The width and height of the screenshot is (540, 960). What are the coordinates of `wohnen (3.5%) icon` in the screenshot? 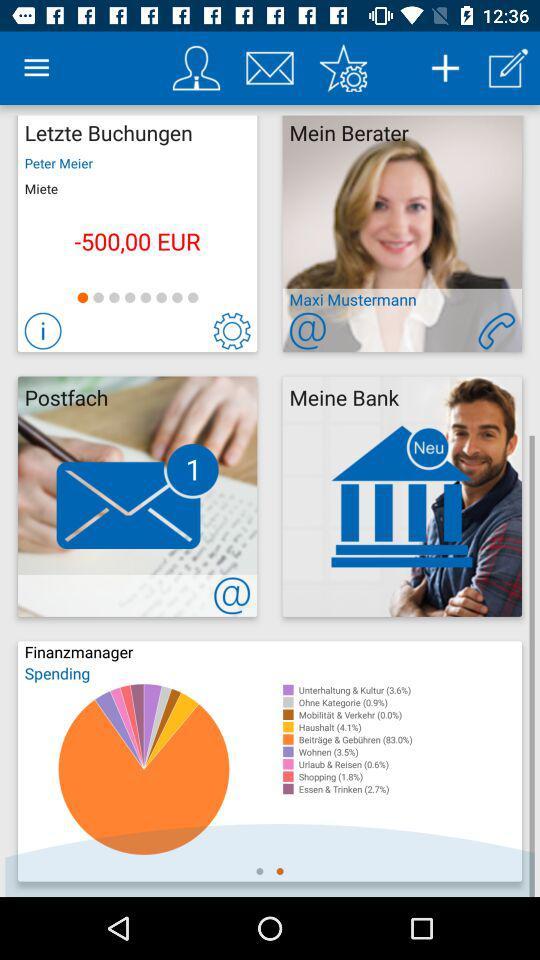 It's located at (409, 751).